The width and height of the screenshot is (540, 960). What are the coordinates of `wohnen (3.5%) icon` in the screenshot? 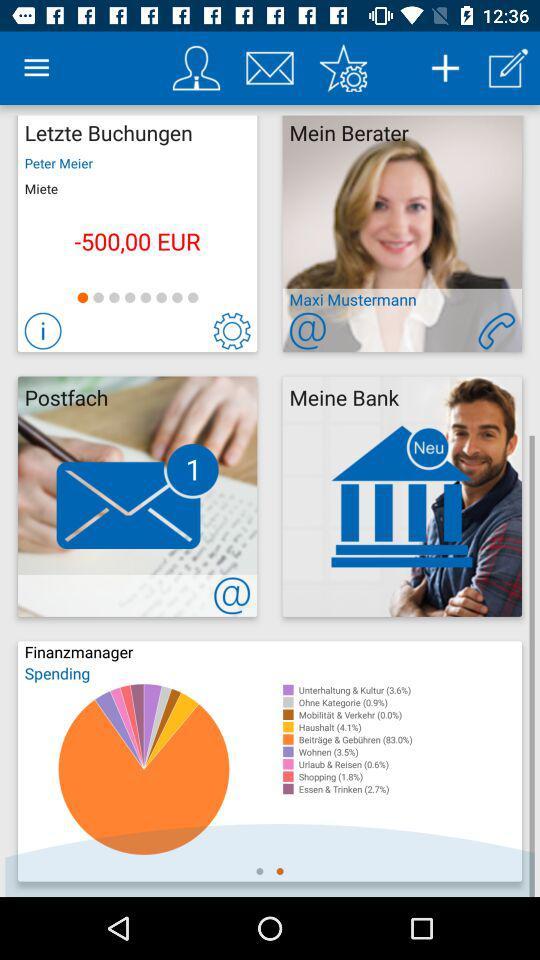 It's located at (409, 751).